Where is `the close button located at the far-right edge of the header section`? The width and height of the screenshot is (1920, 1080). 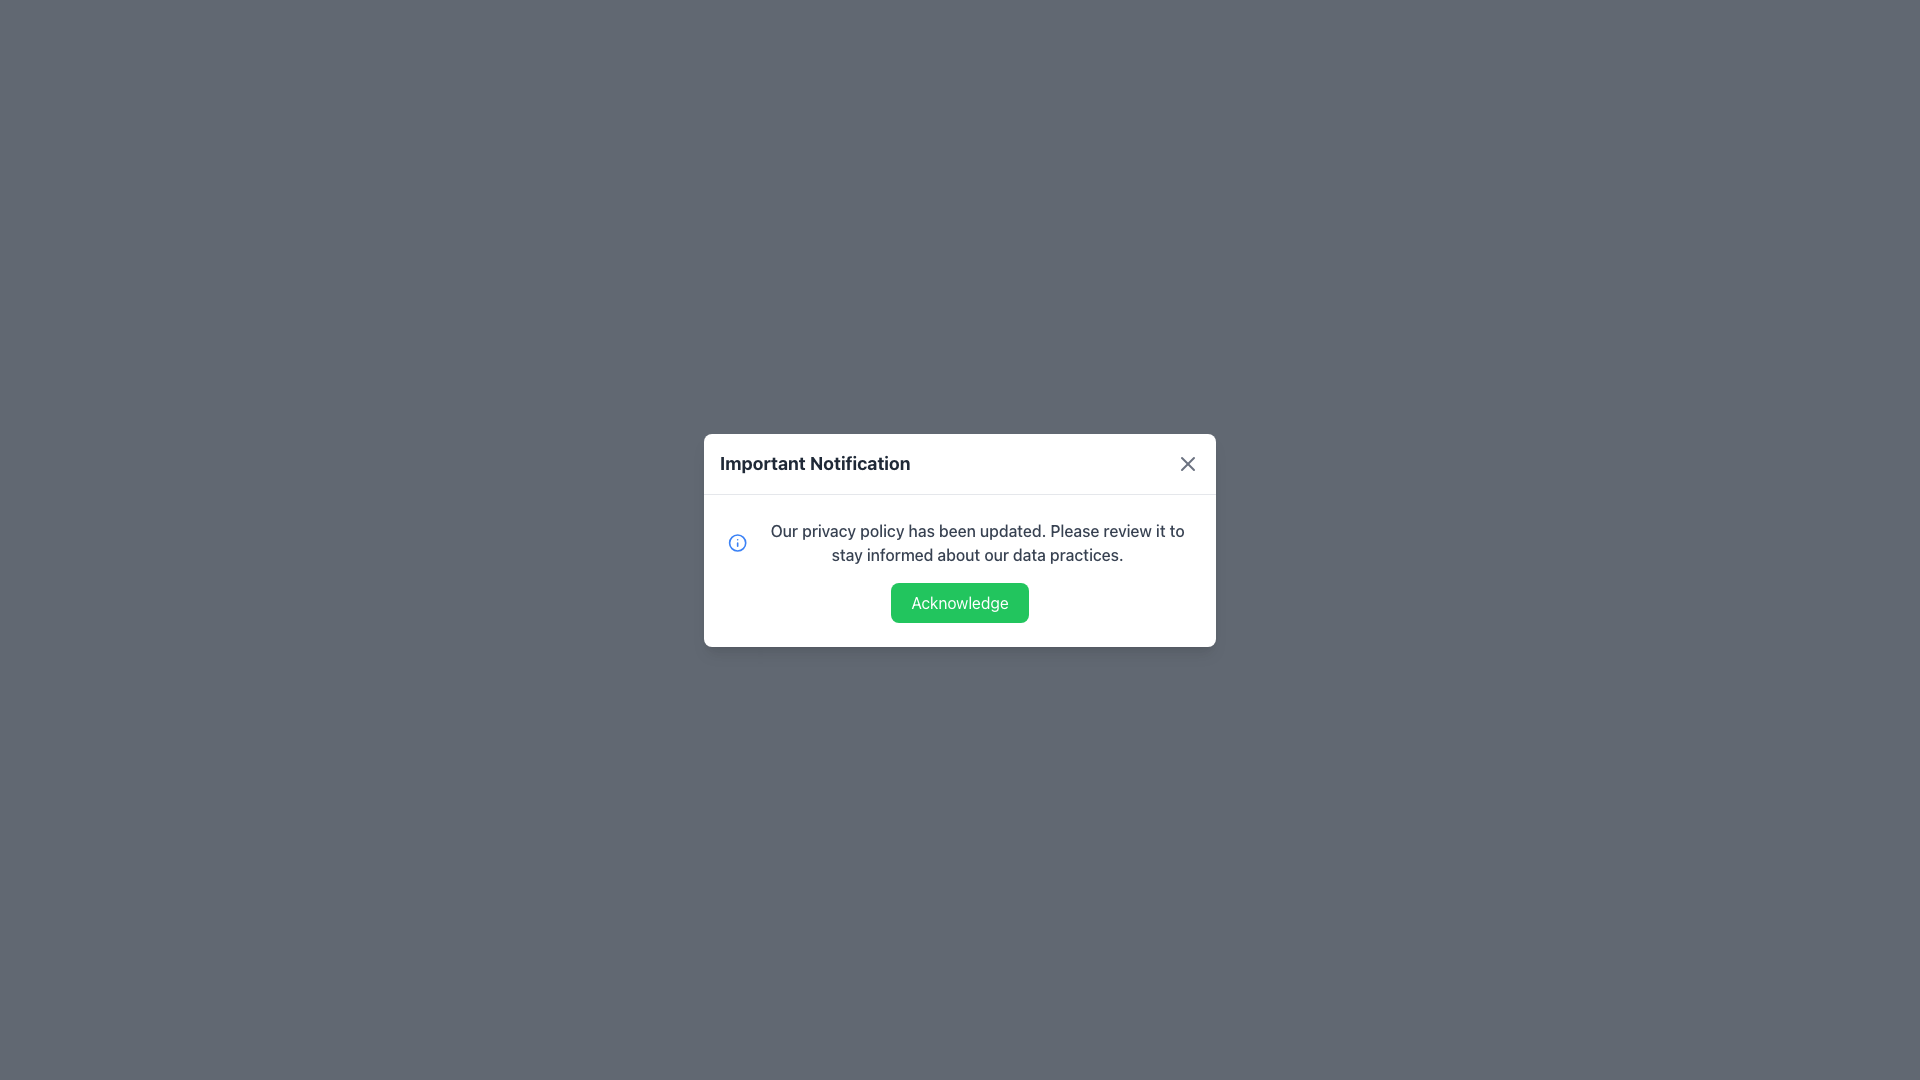
the close button located at the far-right edge of the header section is located at coordinates (1188, 462).